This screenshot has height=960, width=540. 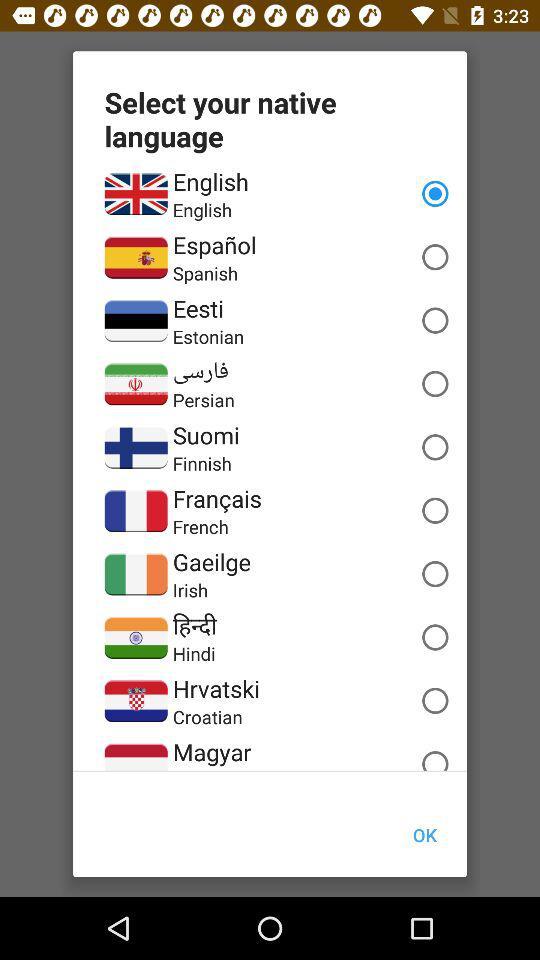 I want to click on ok, so click(x=423, y=835).